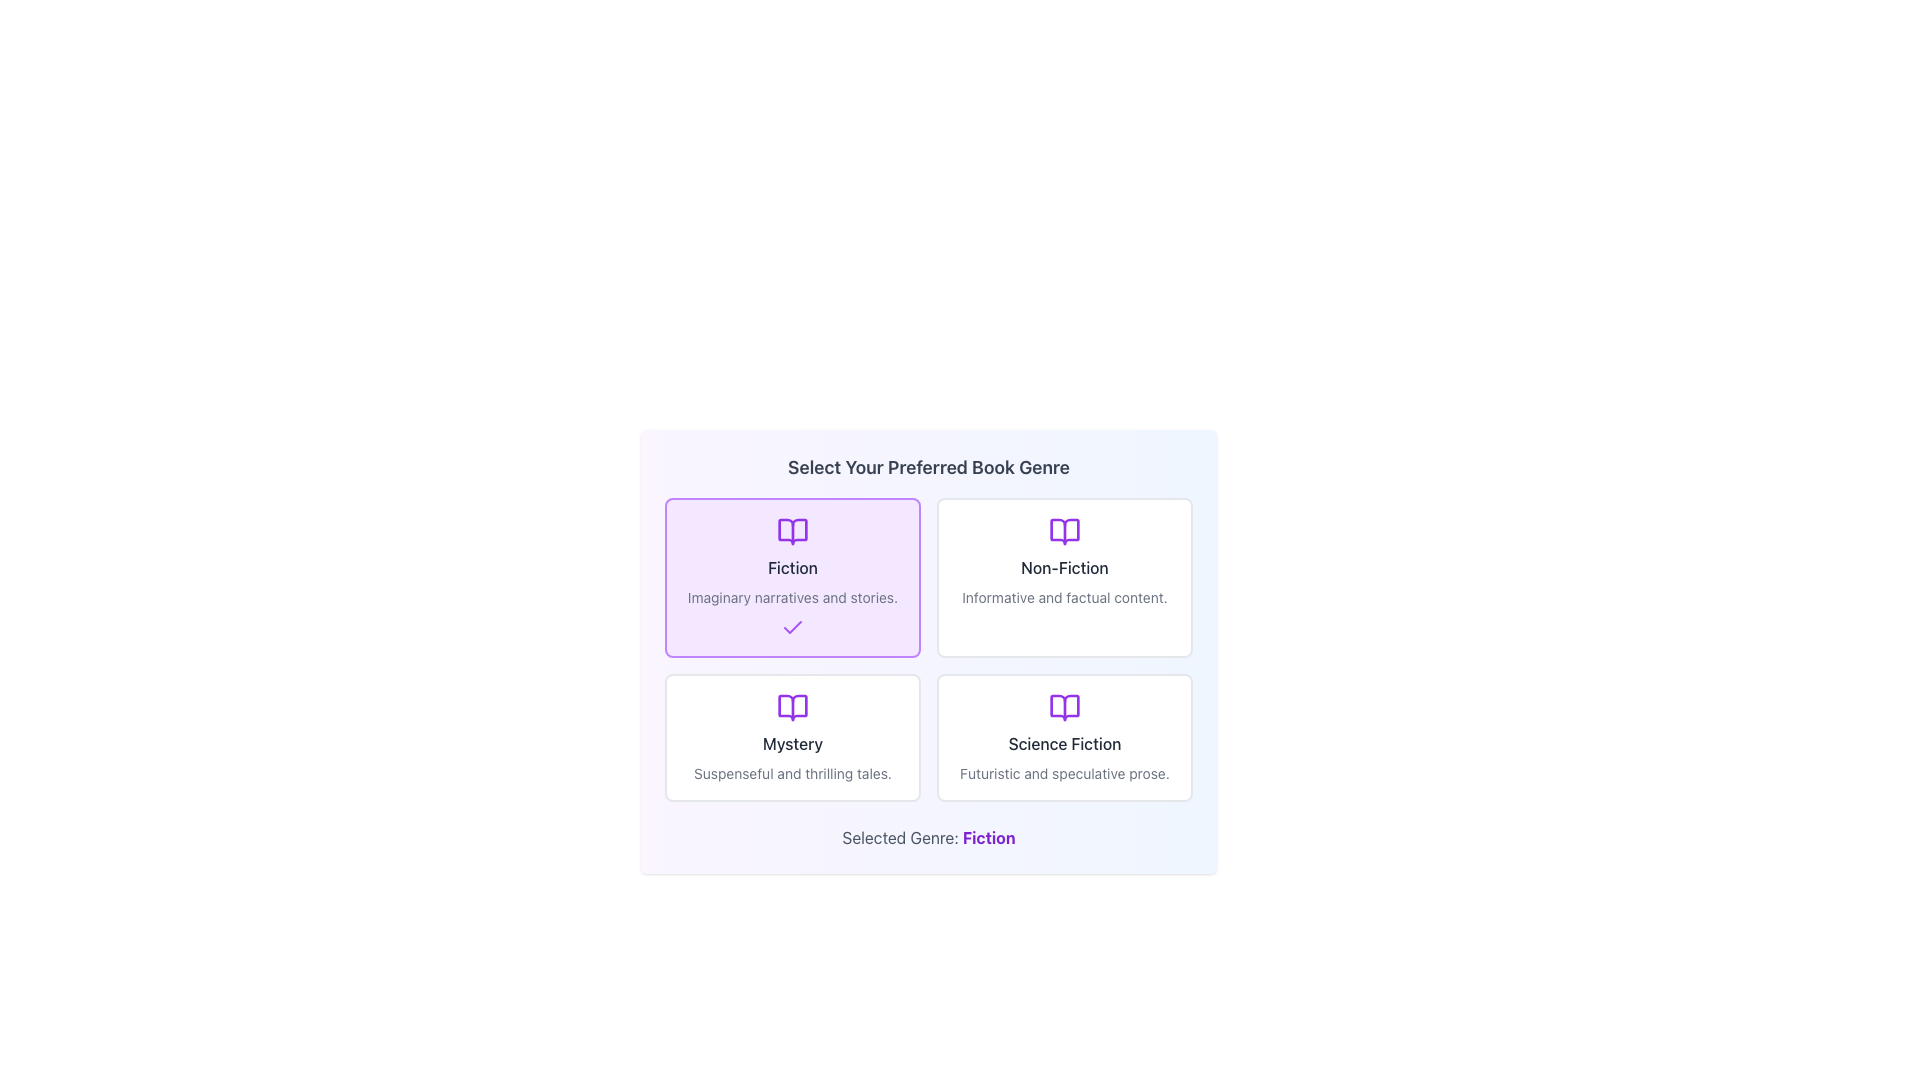  Describe the element at coordinates (791, 567) in the screenshot. I see `text label identifying the genre as 'Fiction', which is part of the selectable genre card with a purple background and border, located in the upper-left quadrant of the grid layout` at that location.